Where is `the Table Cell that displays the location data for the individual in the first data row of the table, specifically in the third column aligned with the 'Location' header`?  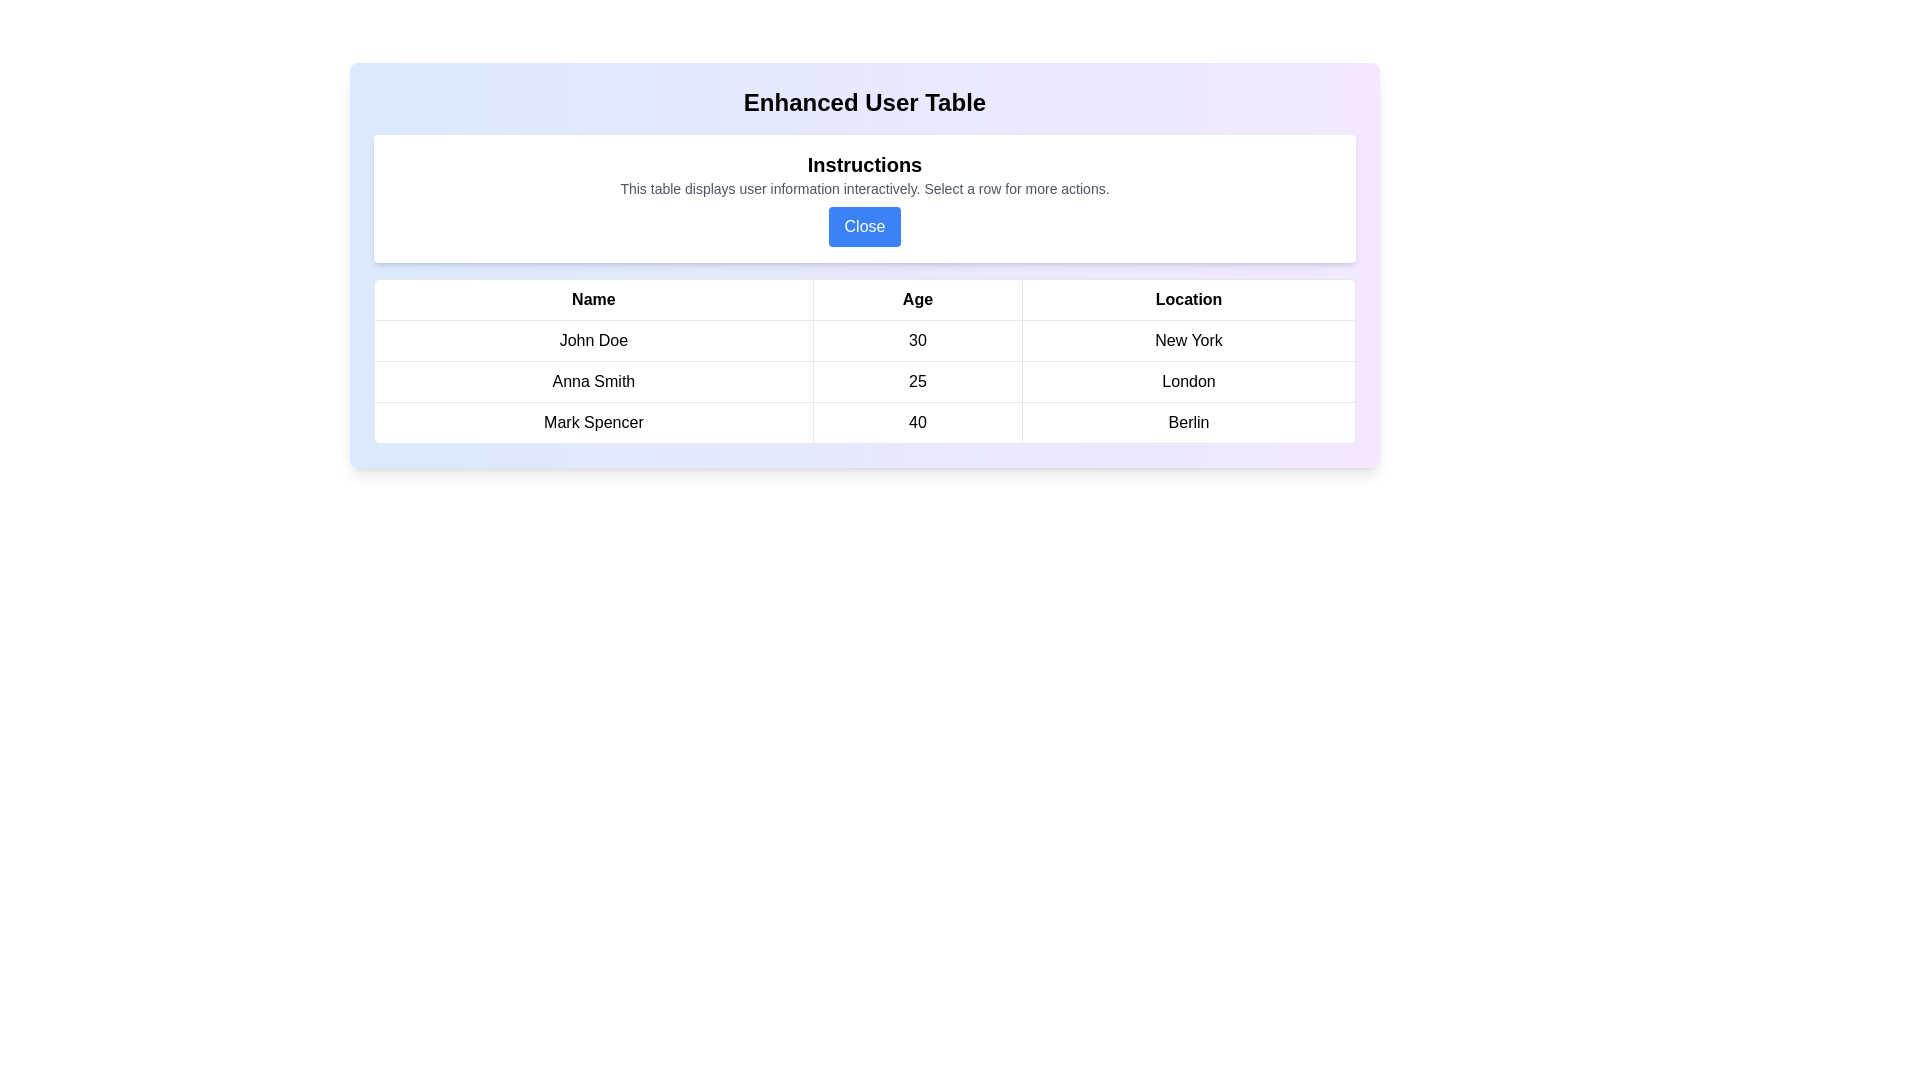 the Table Cell that displays the location data for the individual in the first data row of the table, specifically in the third column aligned with the 'Location' header is located at coordinates (1189, 339).